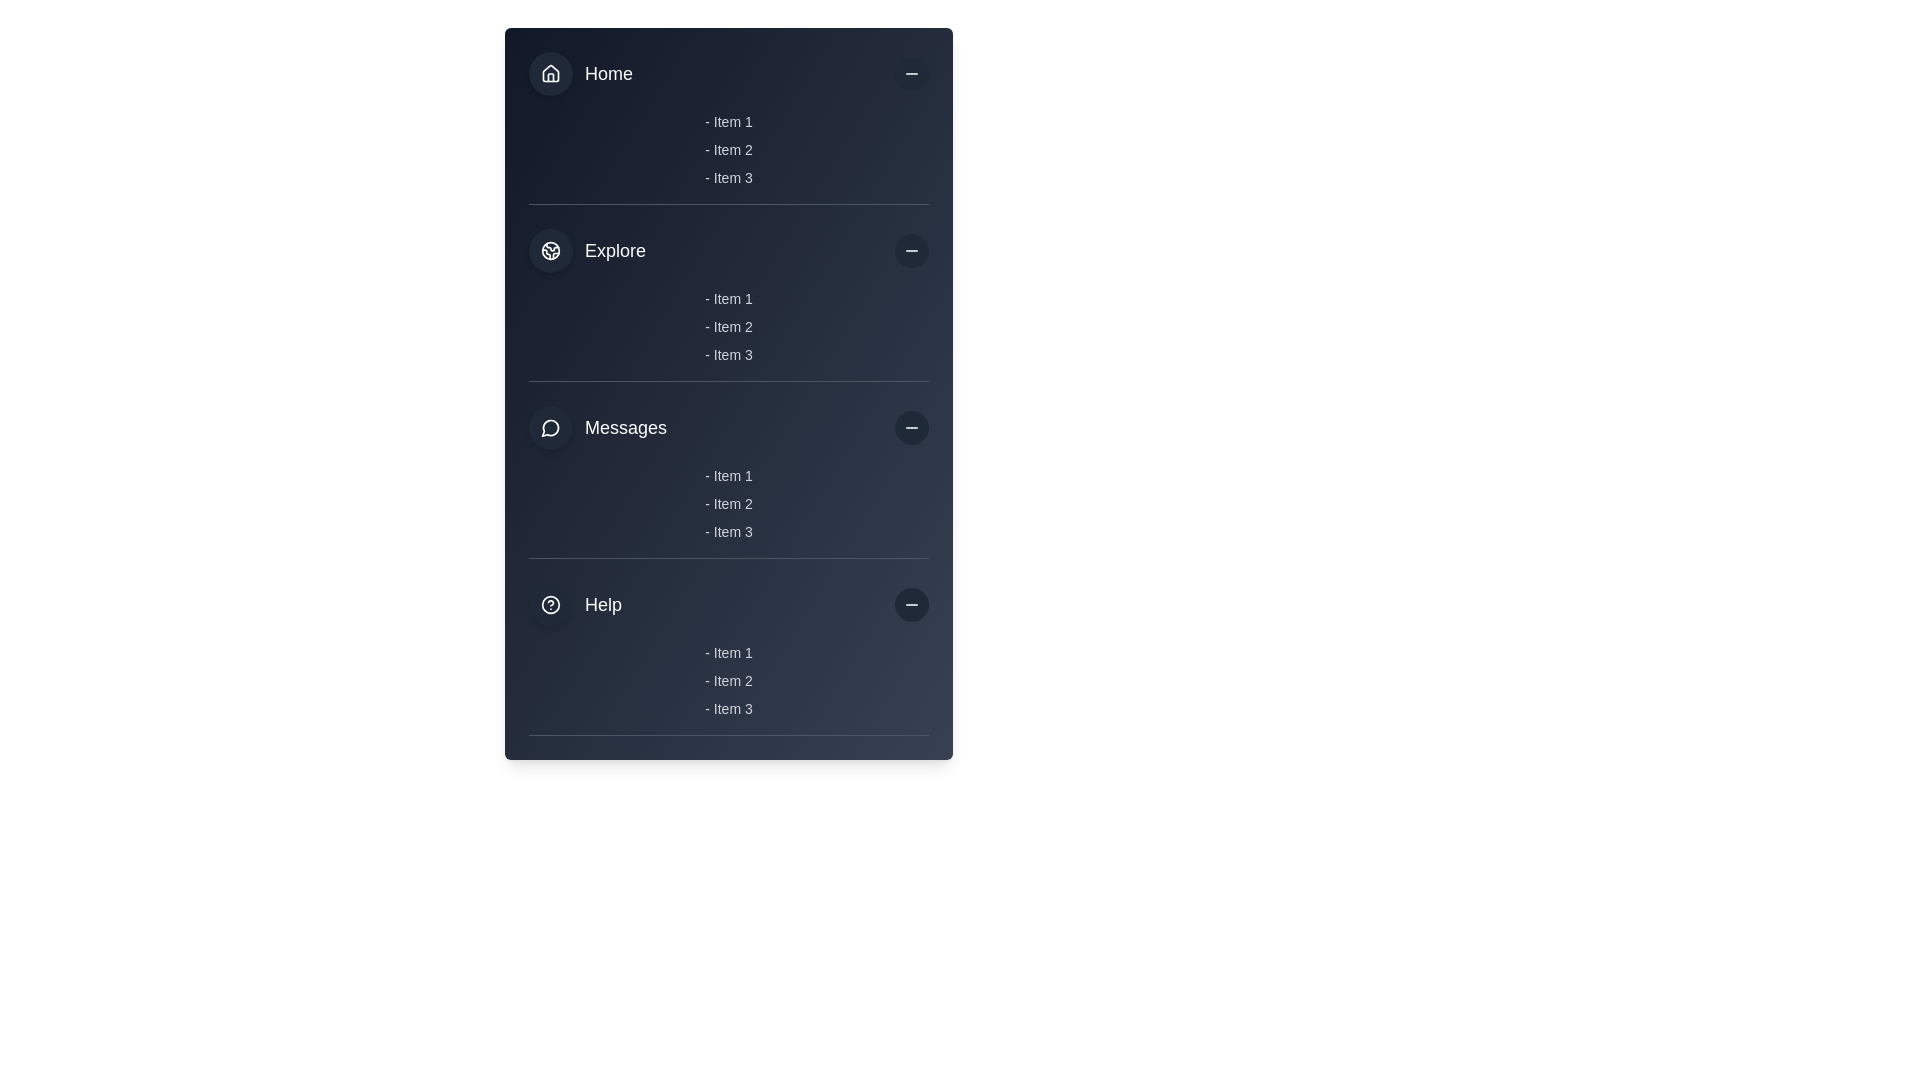  I want to click on the second list item labeled '- Item 2' in the 'Messages' section of the vertical navigation menu, so click(728, 503).